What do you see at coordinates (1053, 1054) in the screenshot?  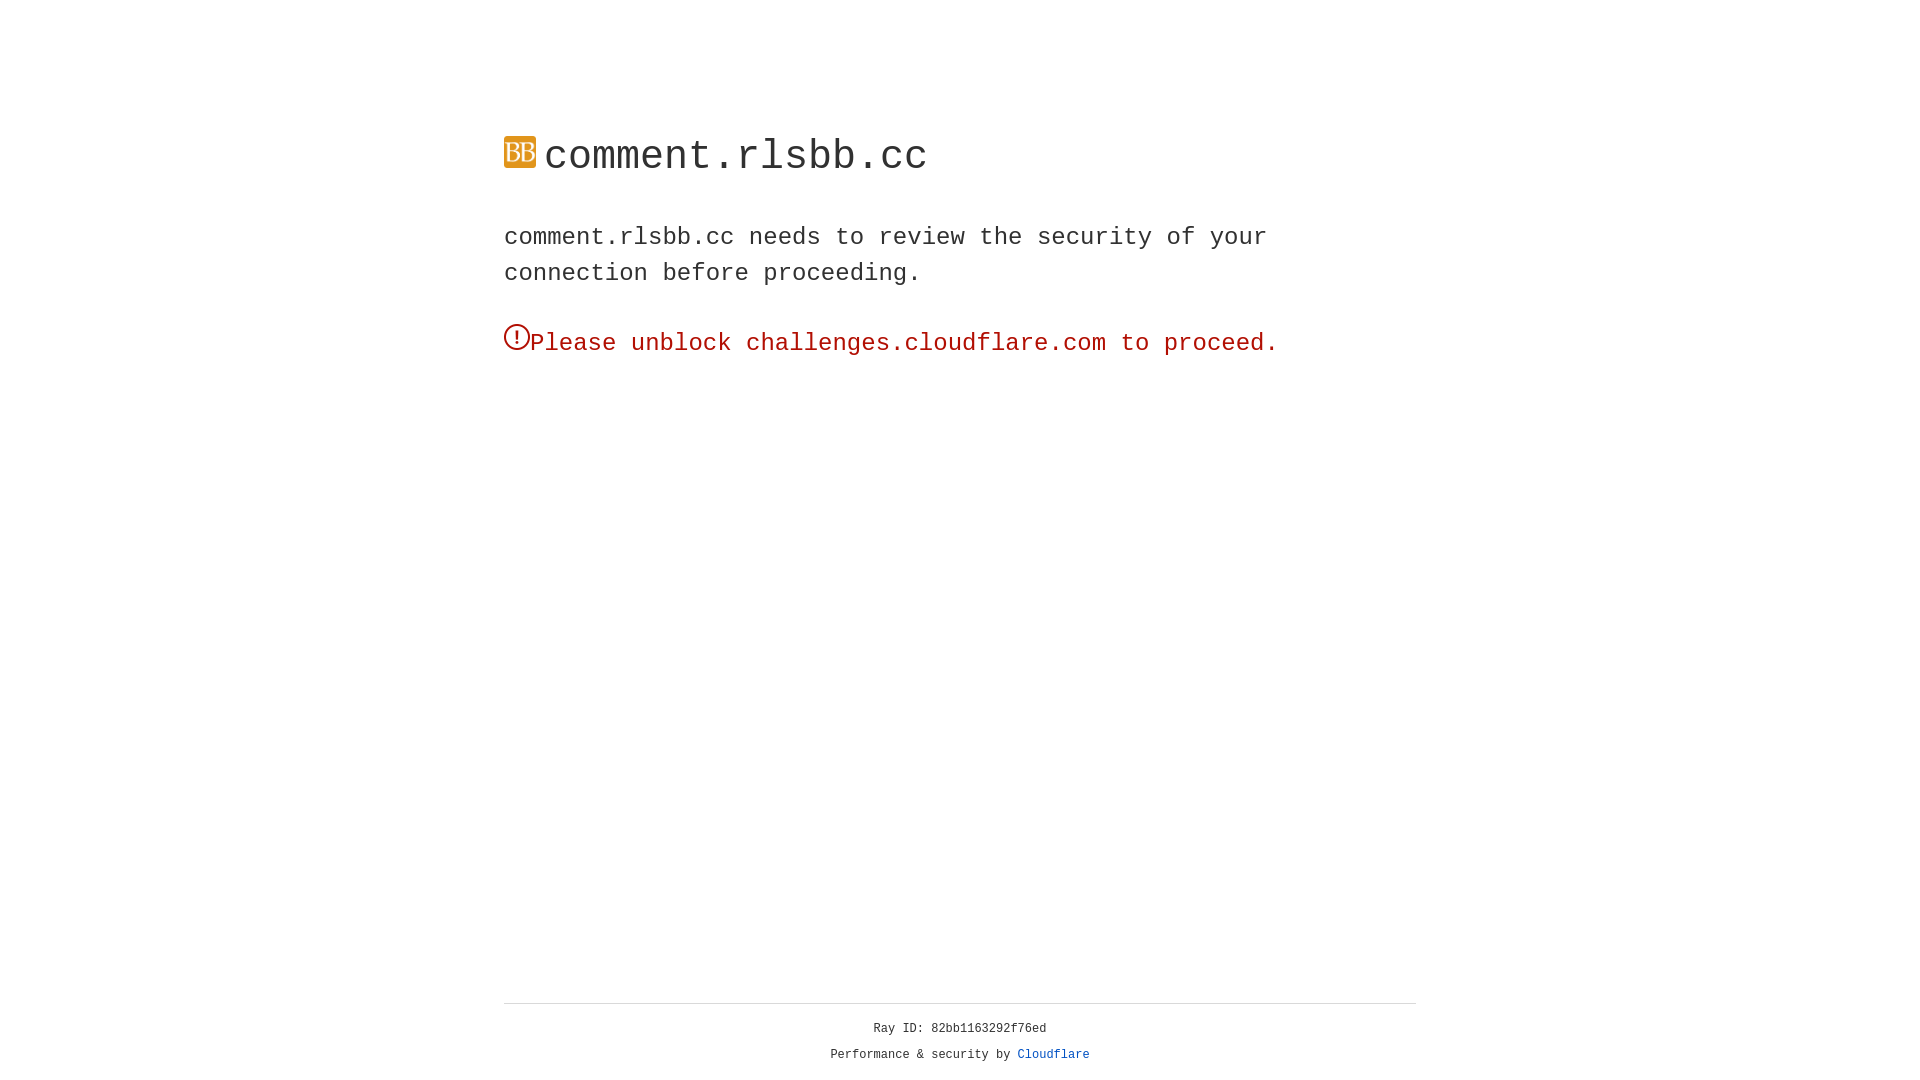 I see `'Cloudflare'` at bounding box center [1053, 1054].